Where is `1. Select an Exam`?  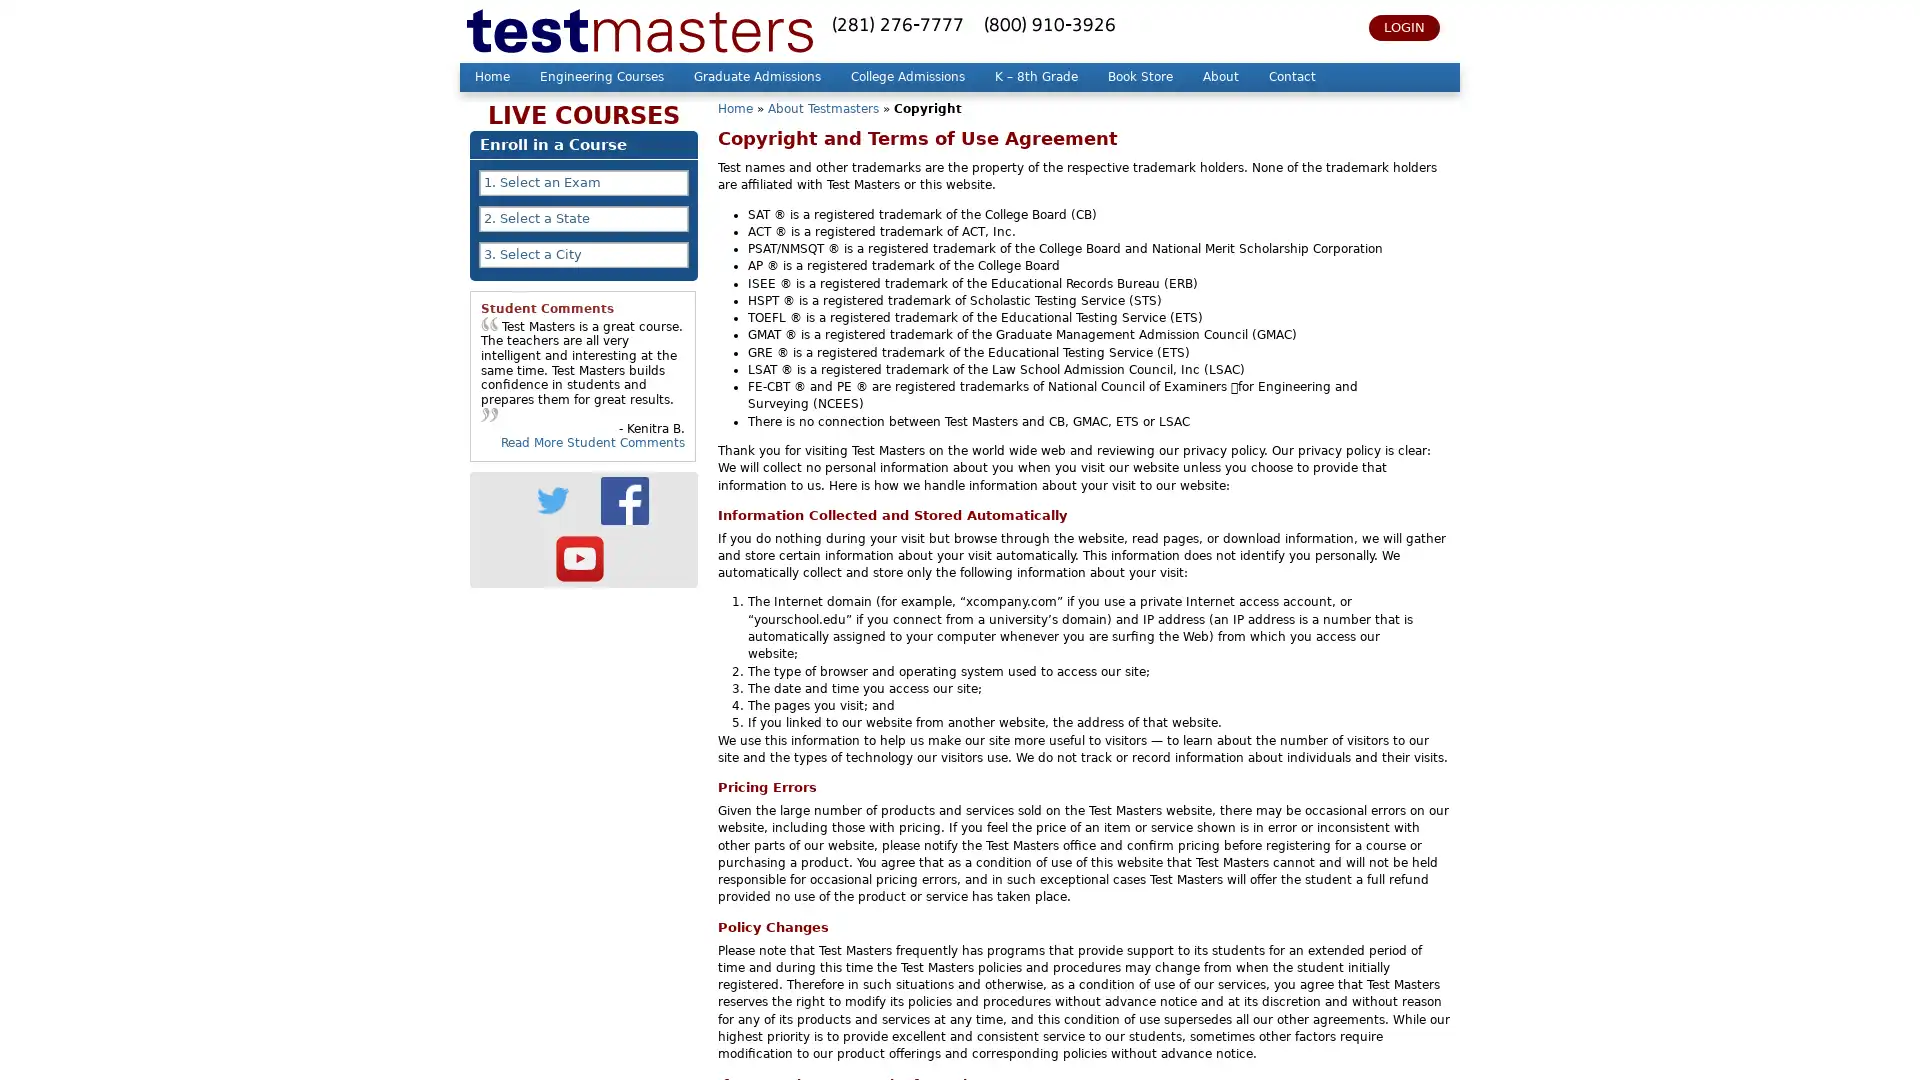
1. Select an Exam is located at coordinates (583, 182).